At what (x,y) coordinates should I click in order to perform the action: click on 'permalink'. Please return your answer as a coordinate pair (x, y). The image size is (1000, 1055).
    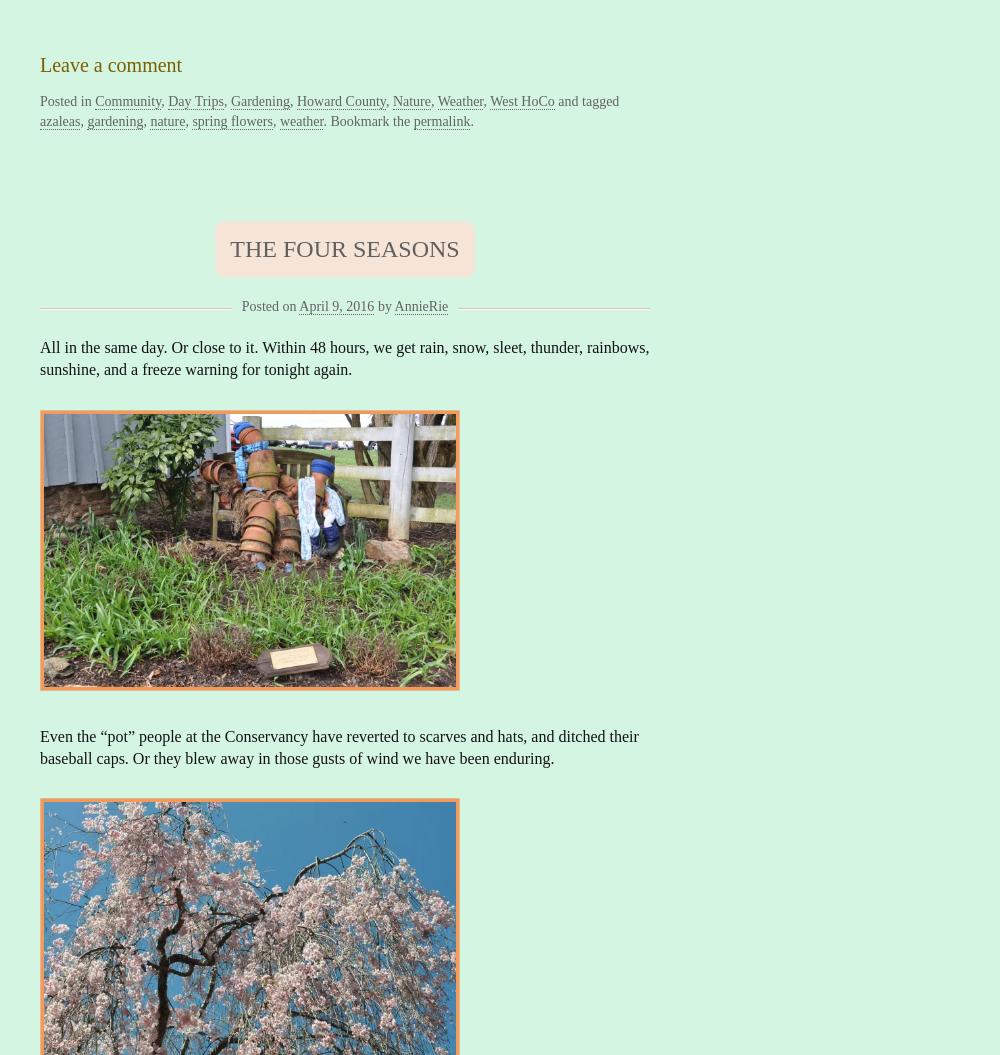
    Looking at the image, I should click on (440, 120).